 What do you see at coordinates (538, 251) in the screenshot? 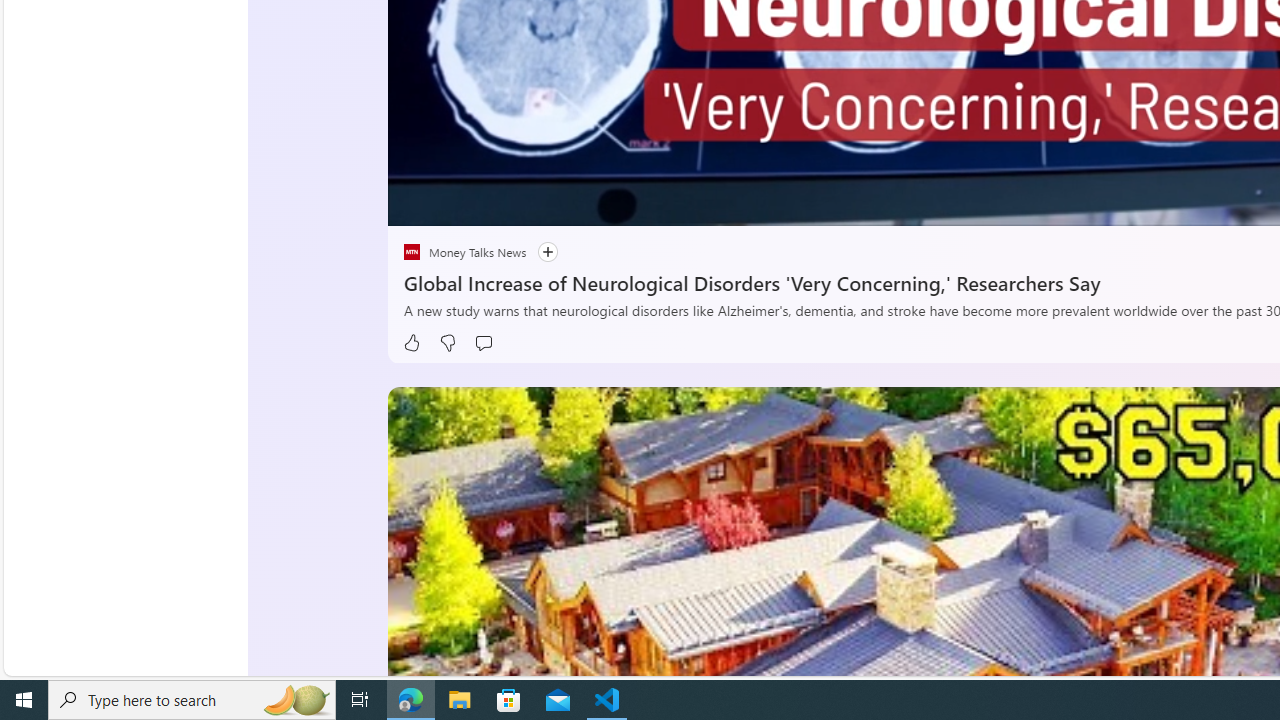
I see `'Follow'` at bounding box center [538, 251].